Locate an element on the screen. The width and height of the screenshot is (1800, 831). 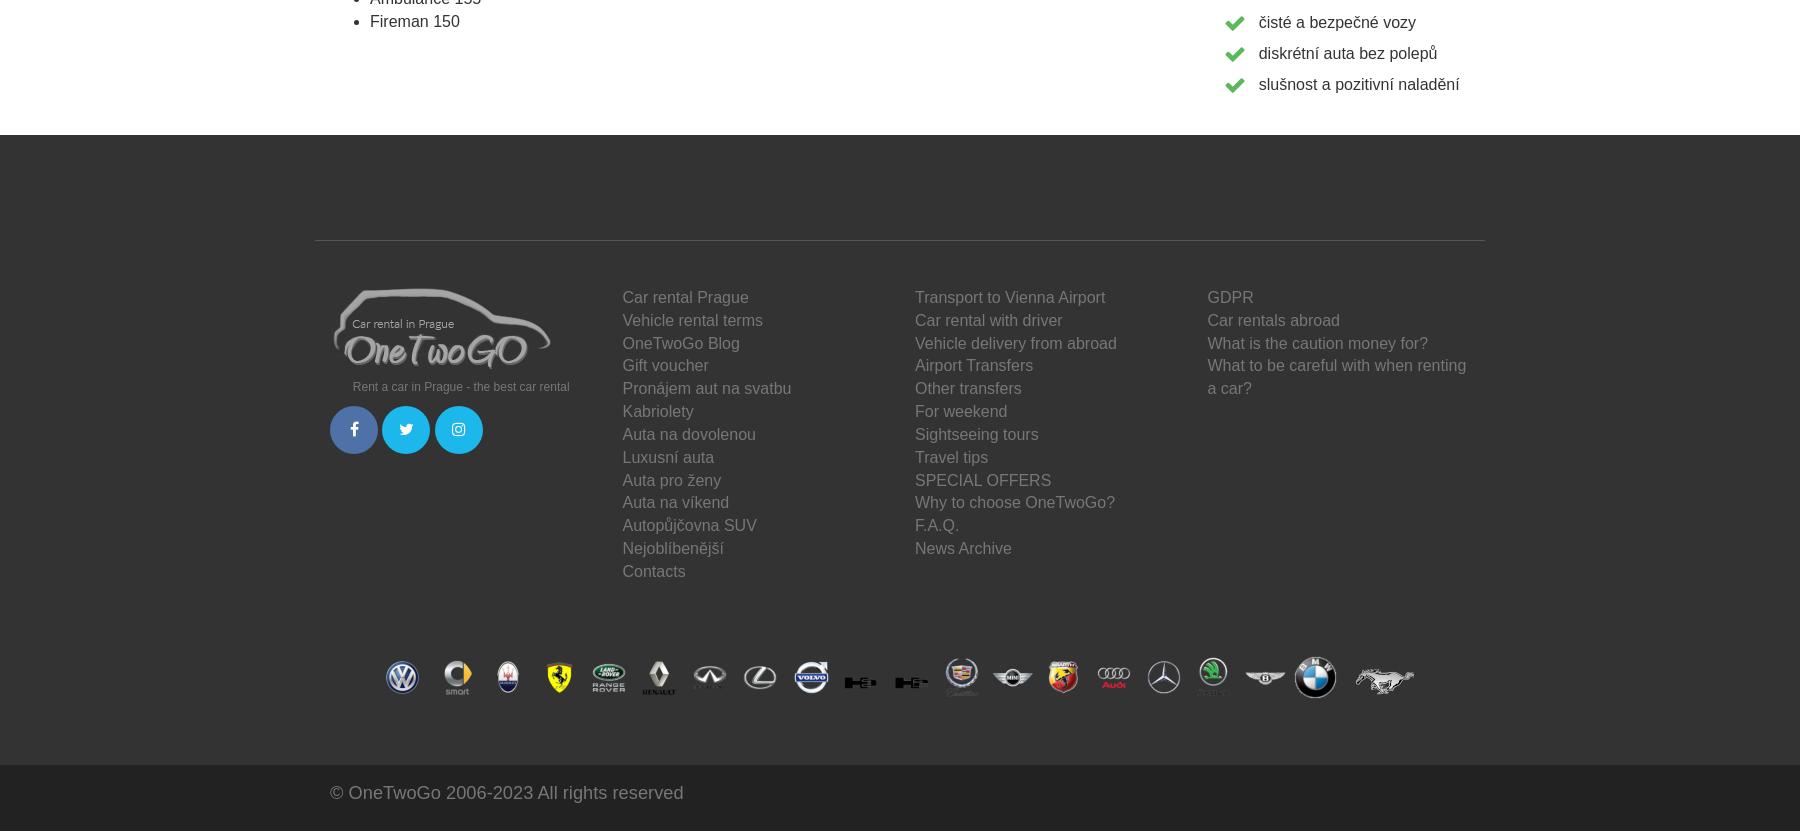
'Pronájem aut na svatbu' is located at coordinates (705, 388).